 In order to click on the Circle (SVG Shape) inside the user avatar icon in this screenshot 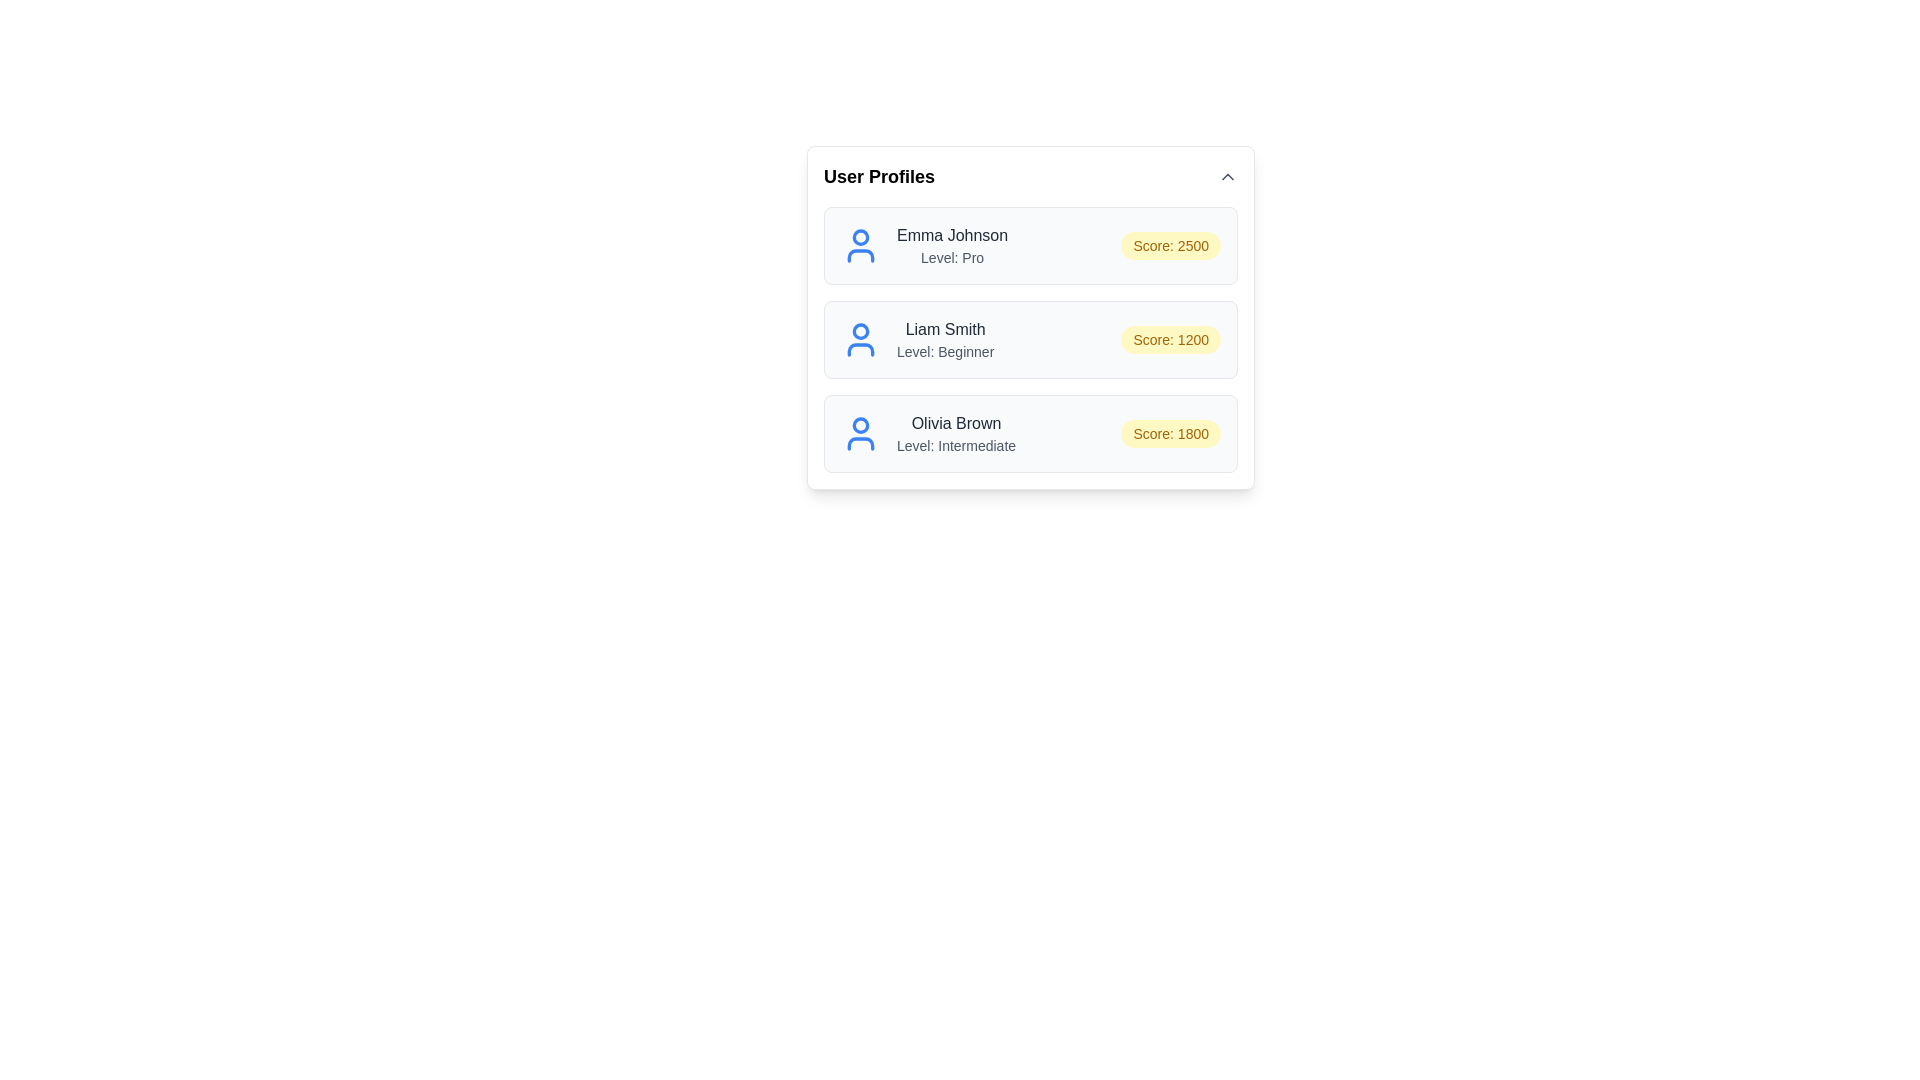, I will do `click(860, 423)`.